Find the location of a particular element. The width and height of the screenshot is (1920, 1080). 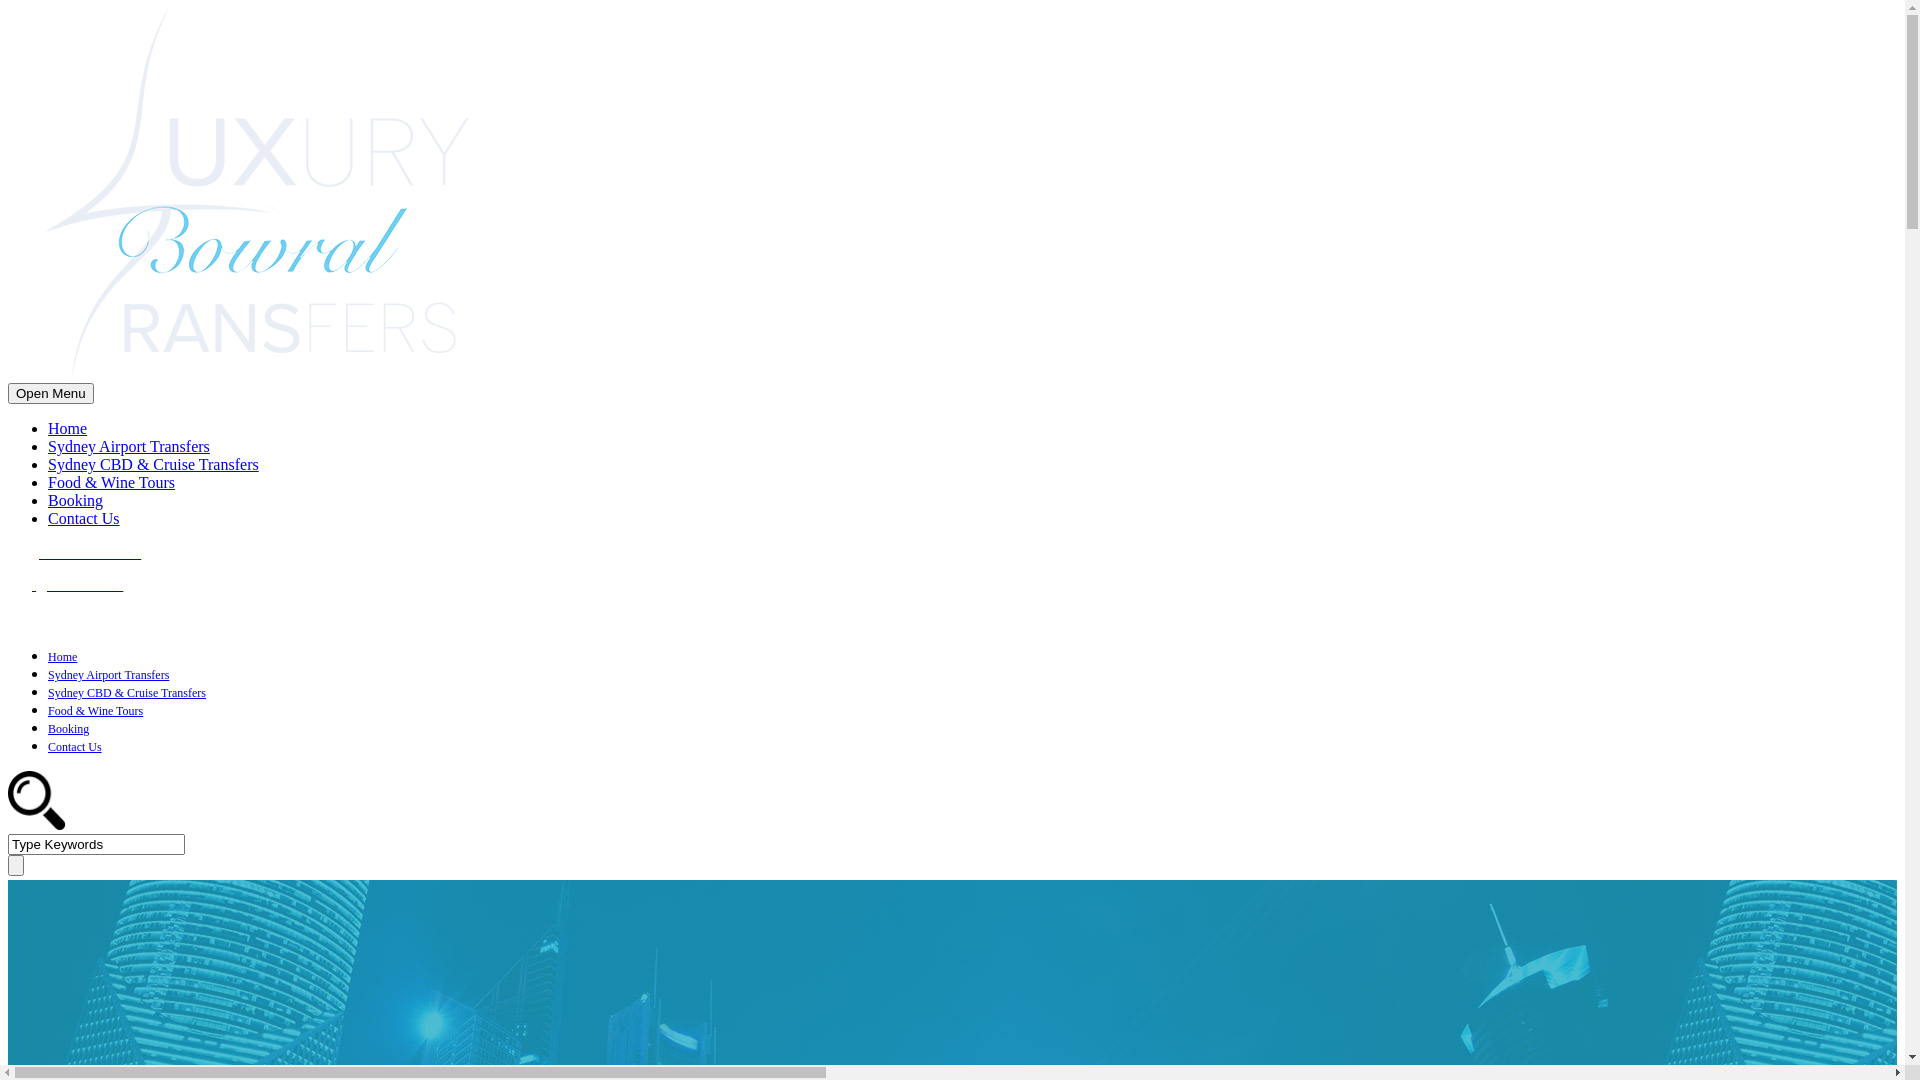

'Contact Us' is located at coordinates (82, 517).